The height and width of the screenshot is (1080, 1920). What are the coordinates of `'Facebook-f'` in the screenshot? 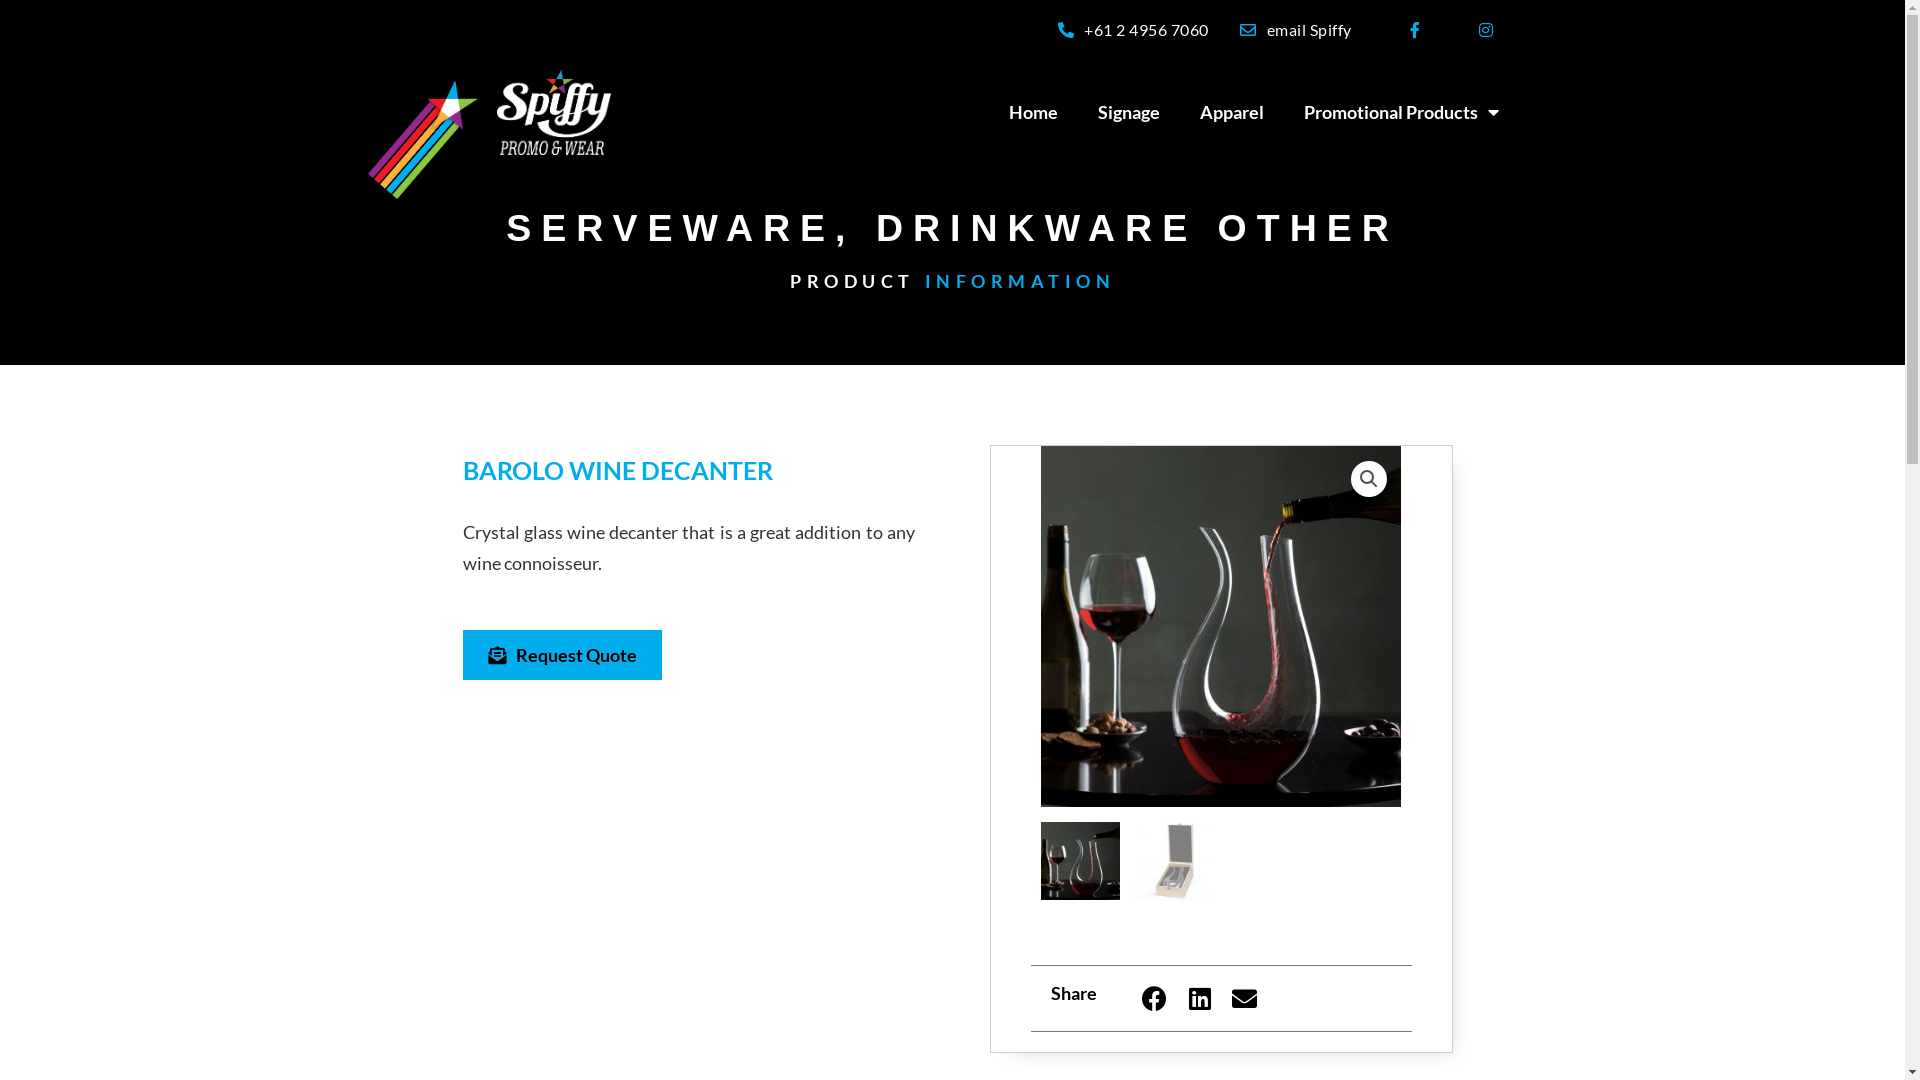 It's located at (1414, 29).